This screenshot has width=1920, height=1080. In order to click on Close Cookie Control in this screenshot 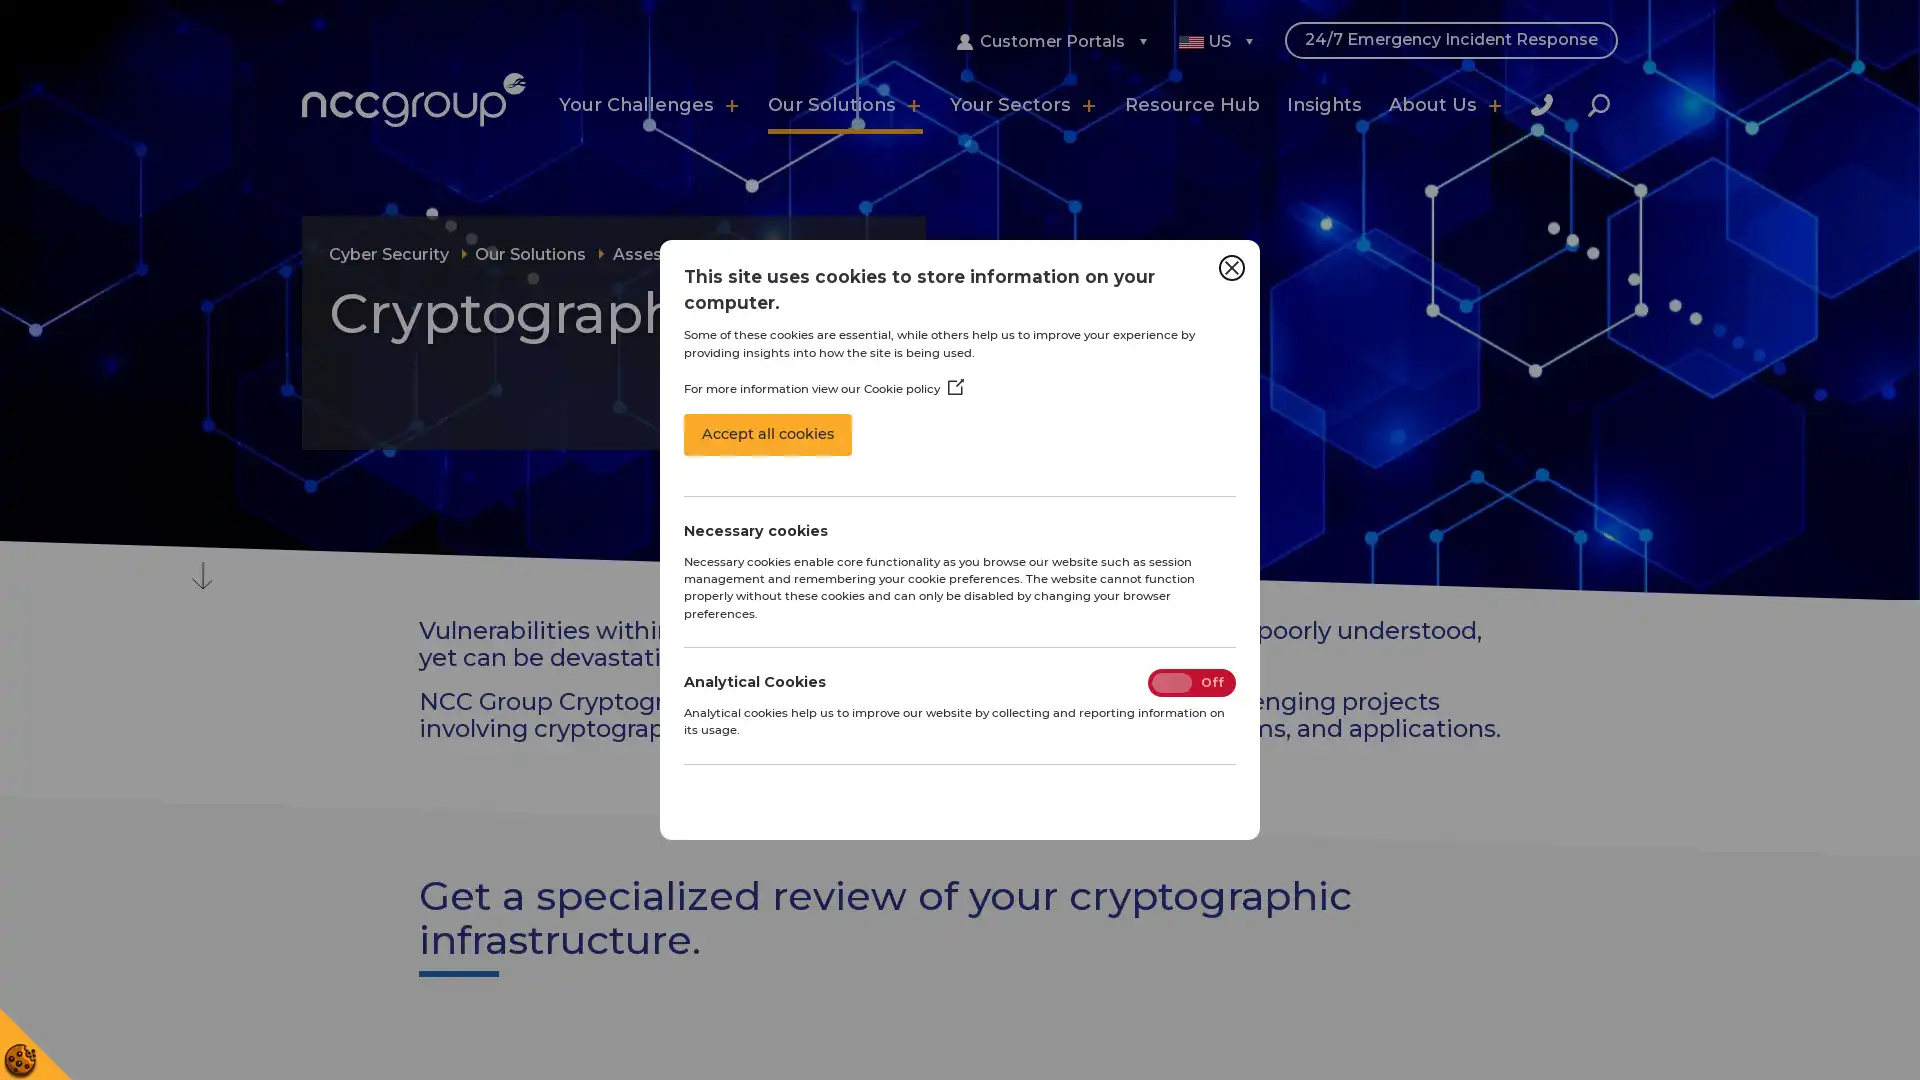, I will do `click(1231, 266)`.